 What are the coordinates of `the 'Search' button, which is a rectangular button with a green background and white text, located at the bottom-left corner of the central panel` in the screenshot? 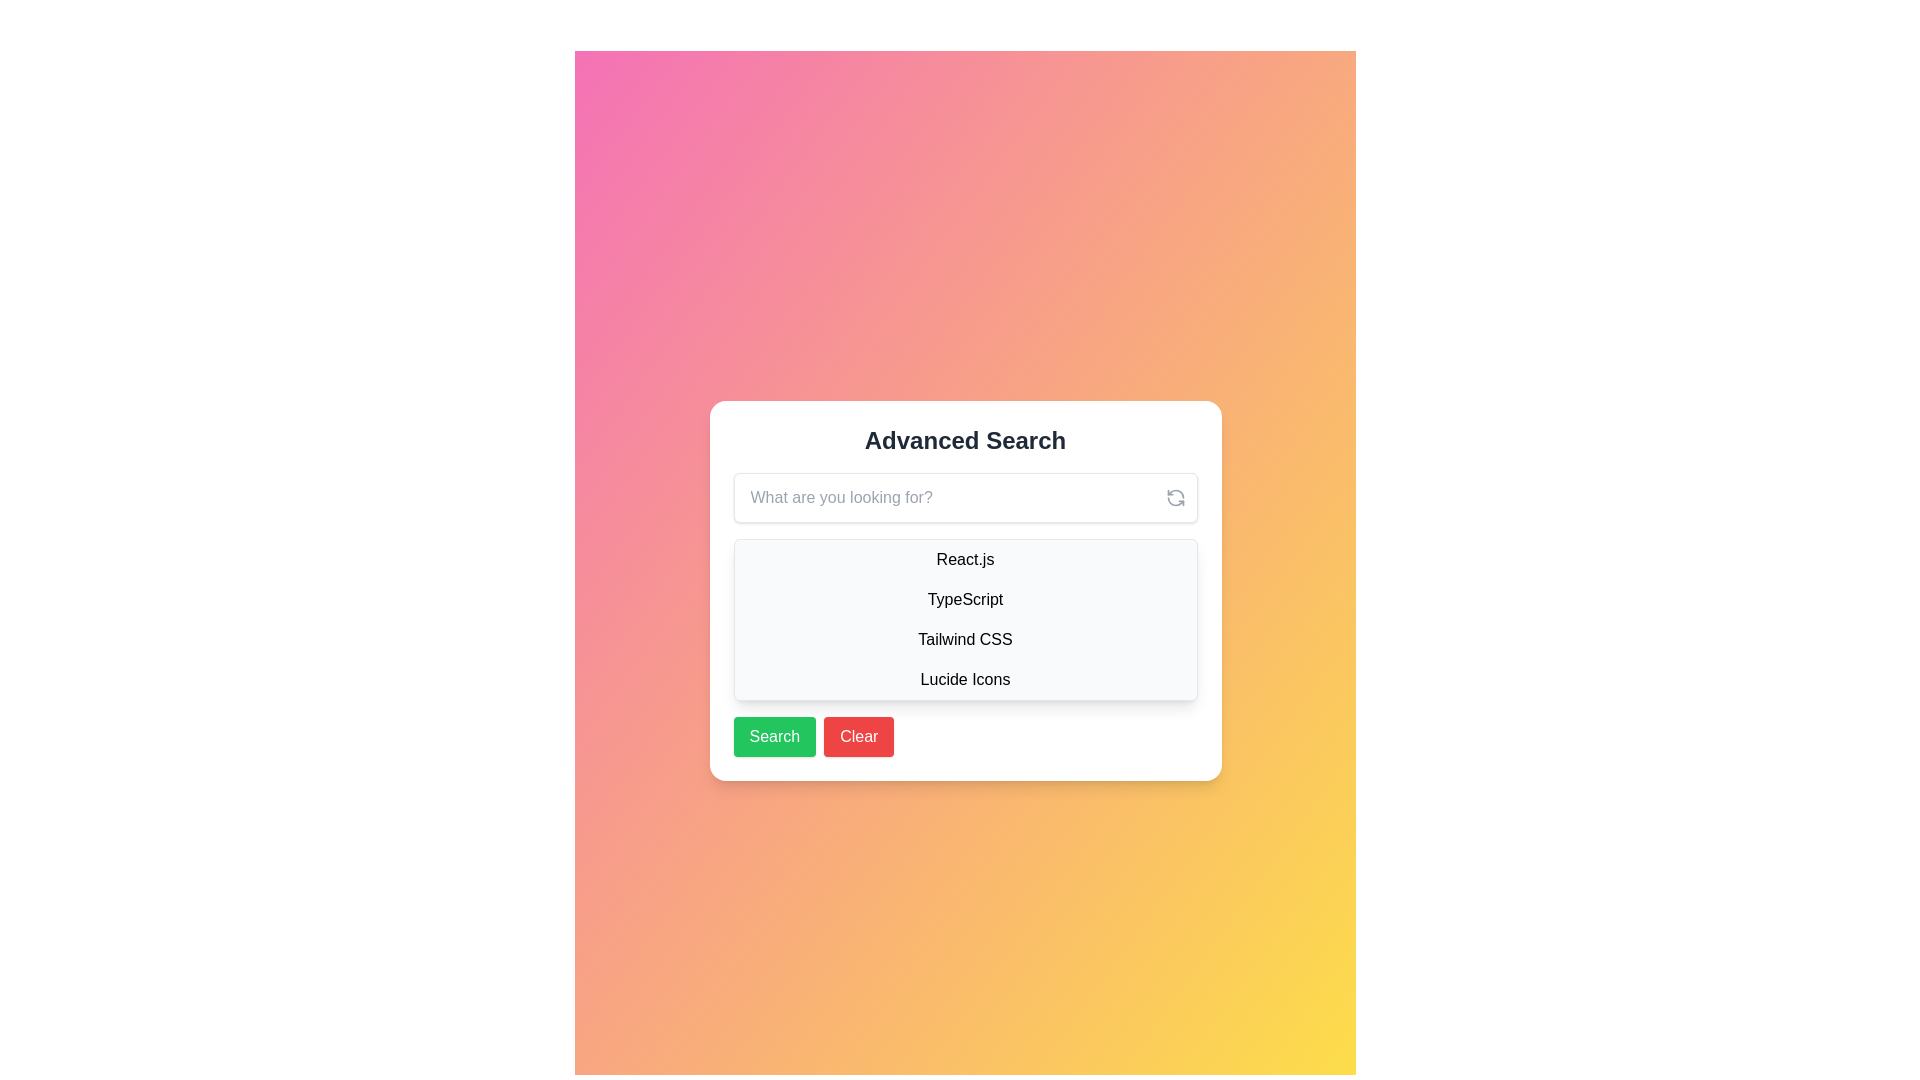 It's located at (773, 736).